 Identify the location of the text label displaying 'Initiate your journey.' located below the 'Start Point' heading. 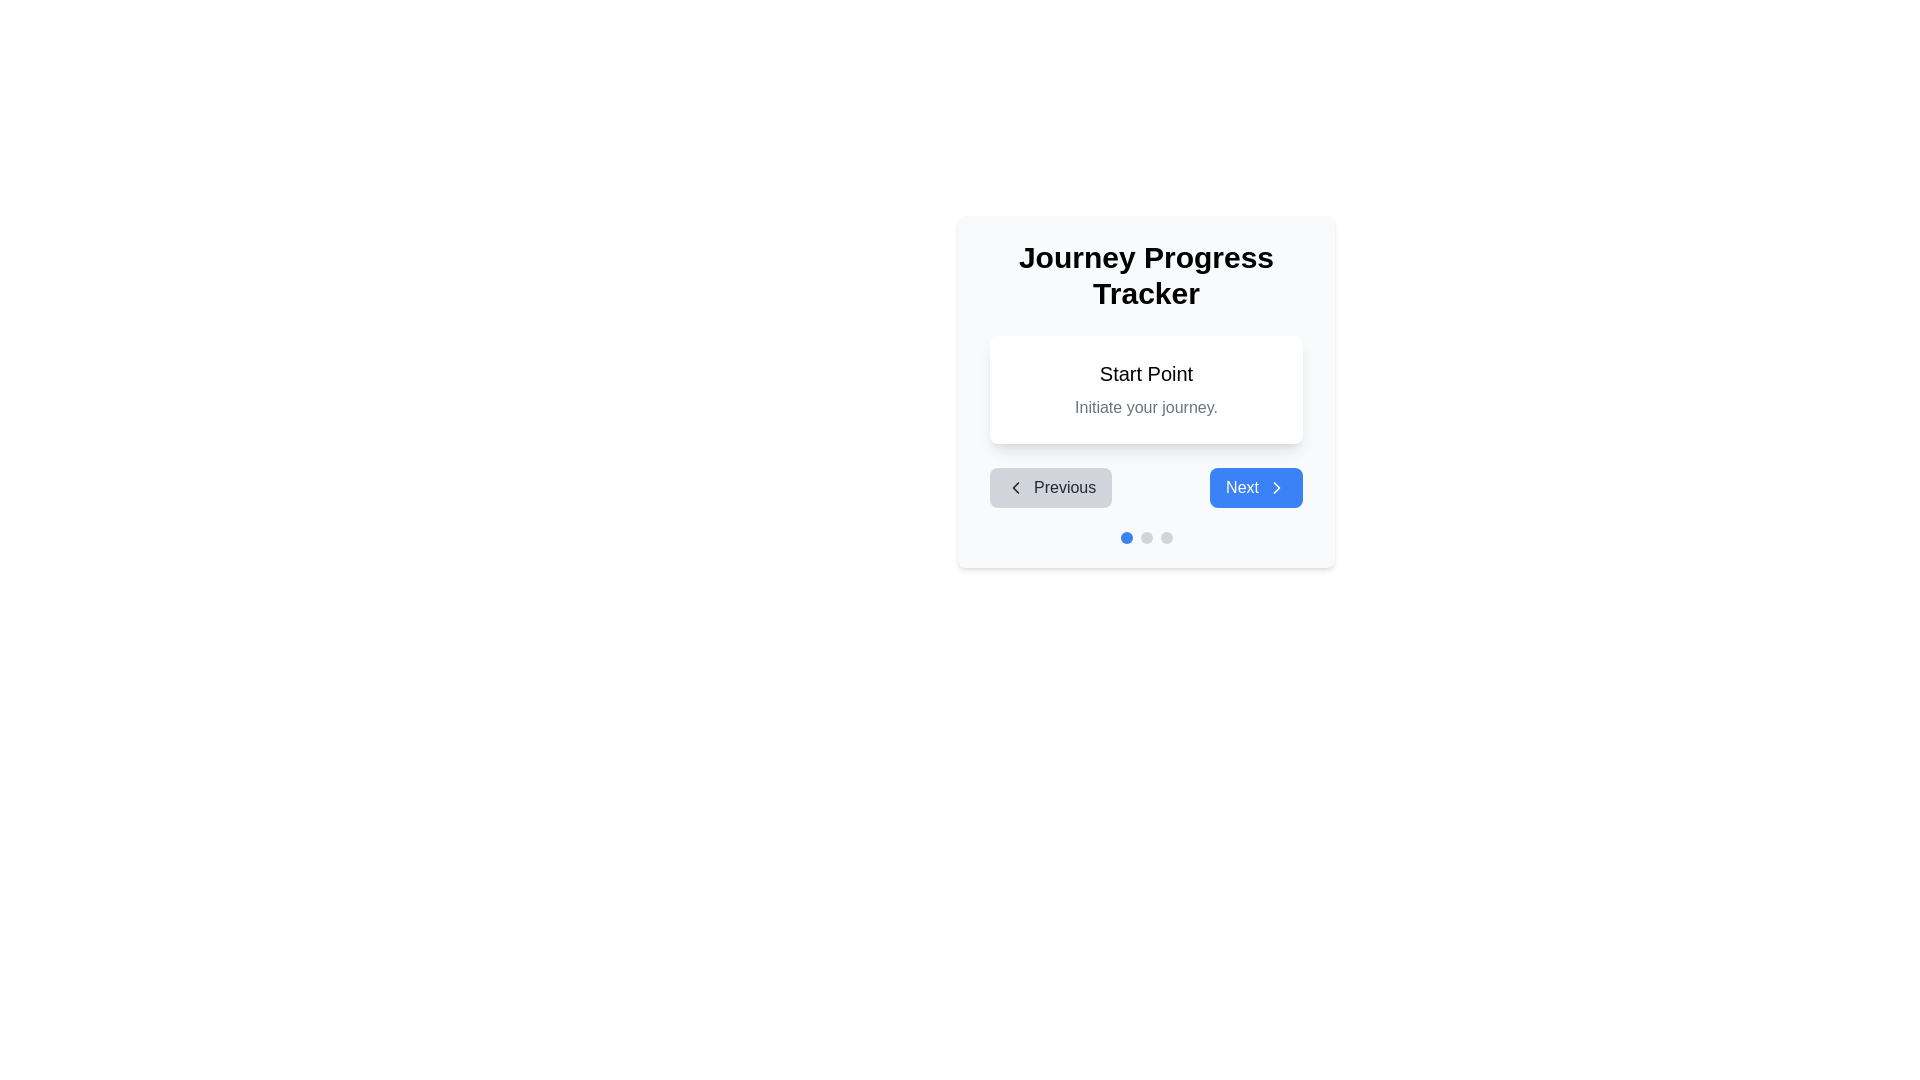
(1146, 407).